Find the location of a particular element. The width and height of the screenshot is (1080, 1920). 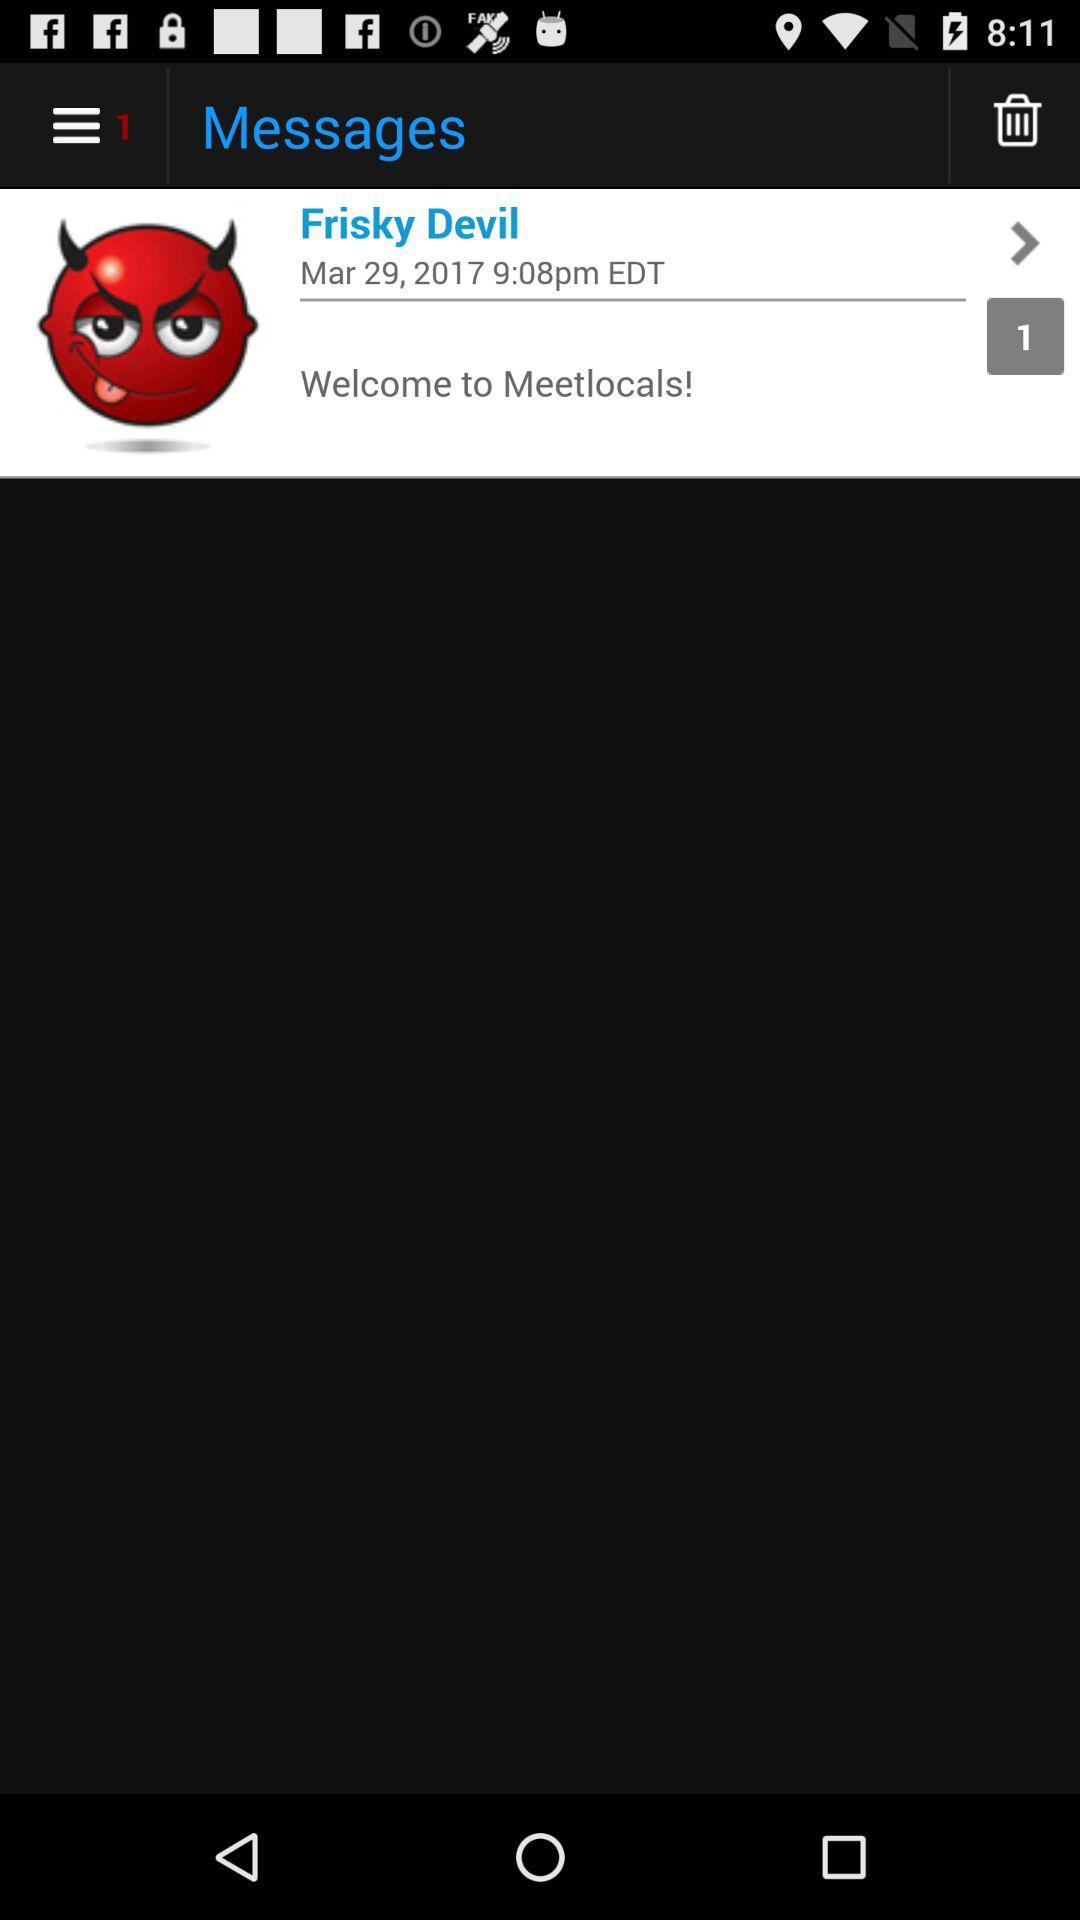

the app below frisky devil icon is located at coordinates (632, 270).